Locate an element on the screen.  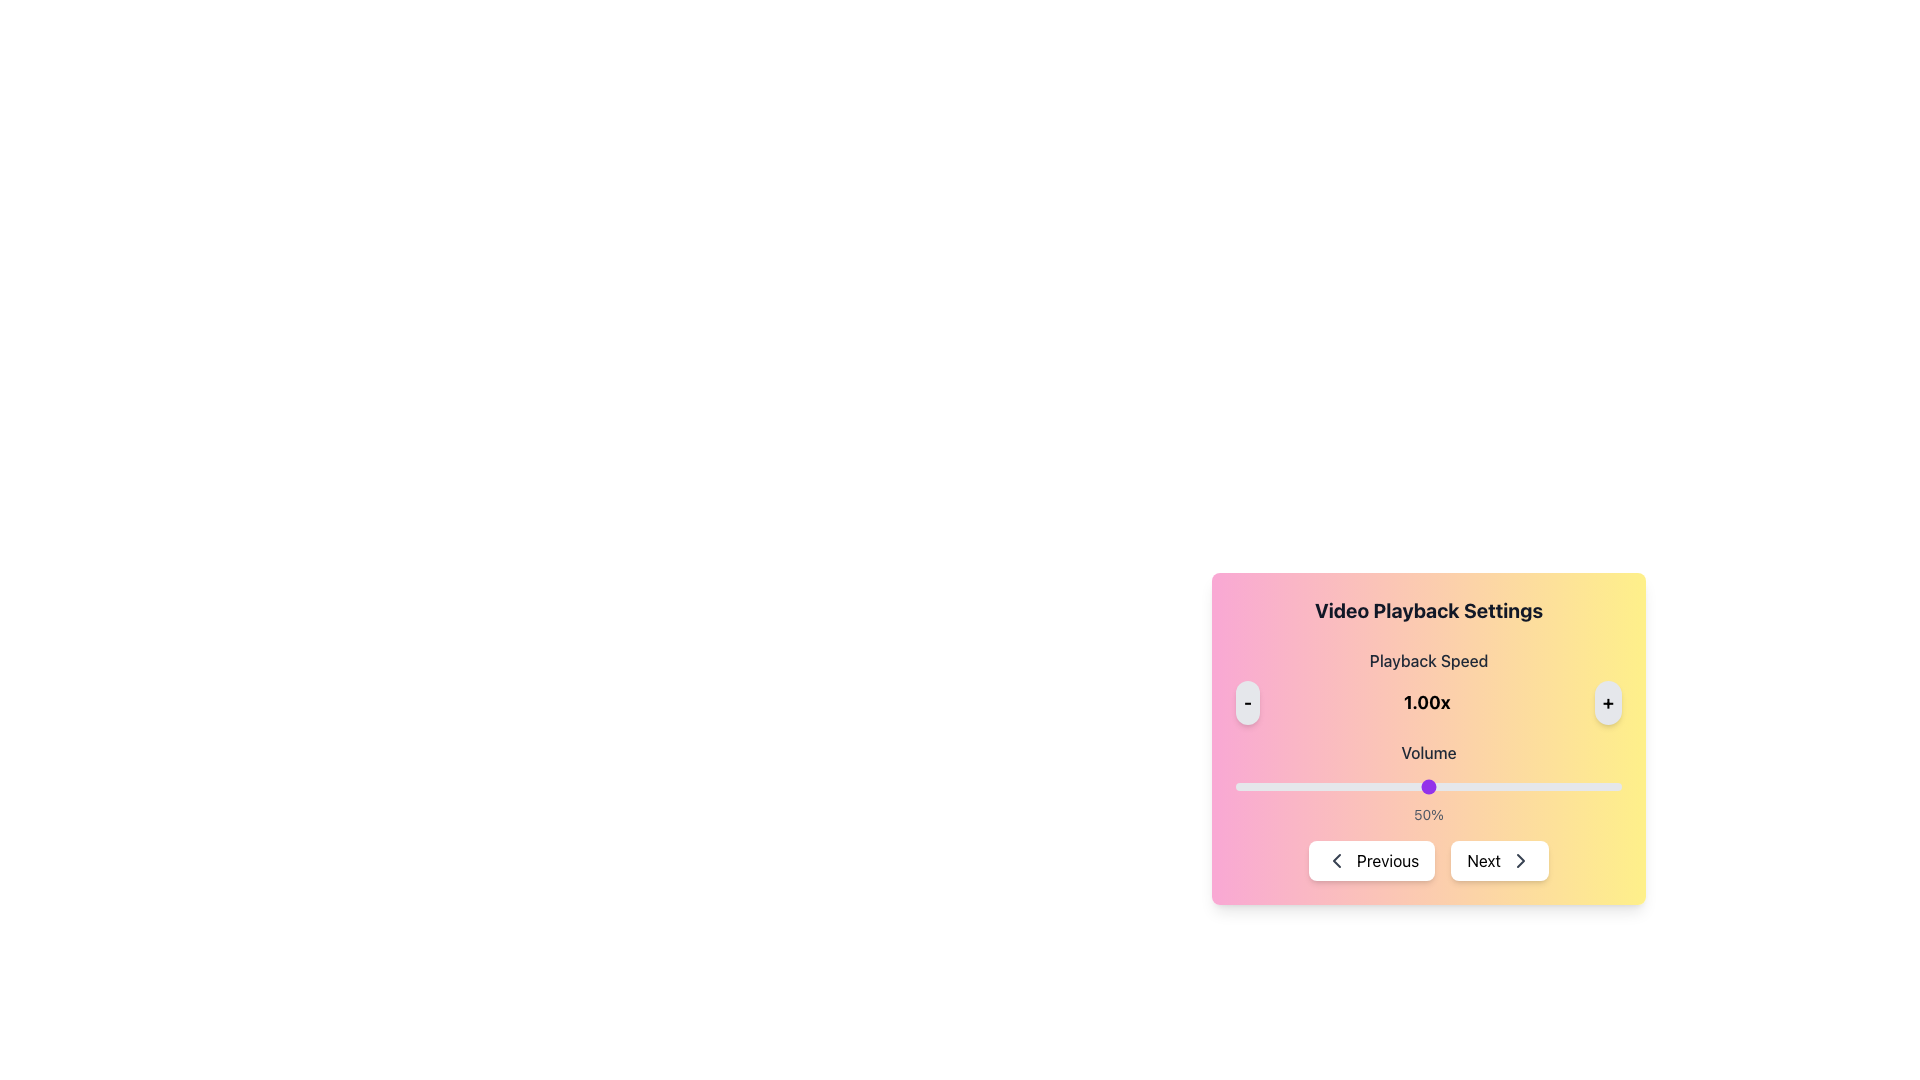
the volume is located at coordinates (1362, 785).